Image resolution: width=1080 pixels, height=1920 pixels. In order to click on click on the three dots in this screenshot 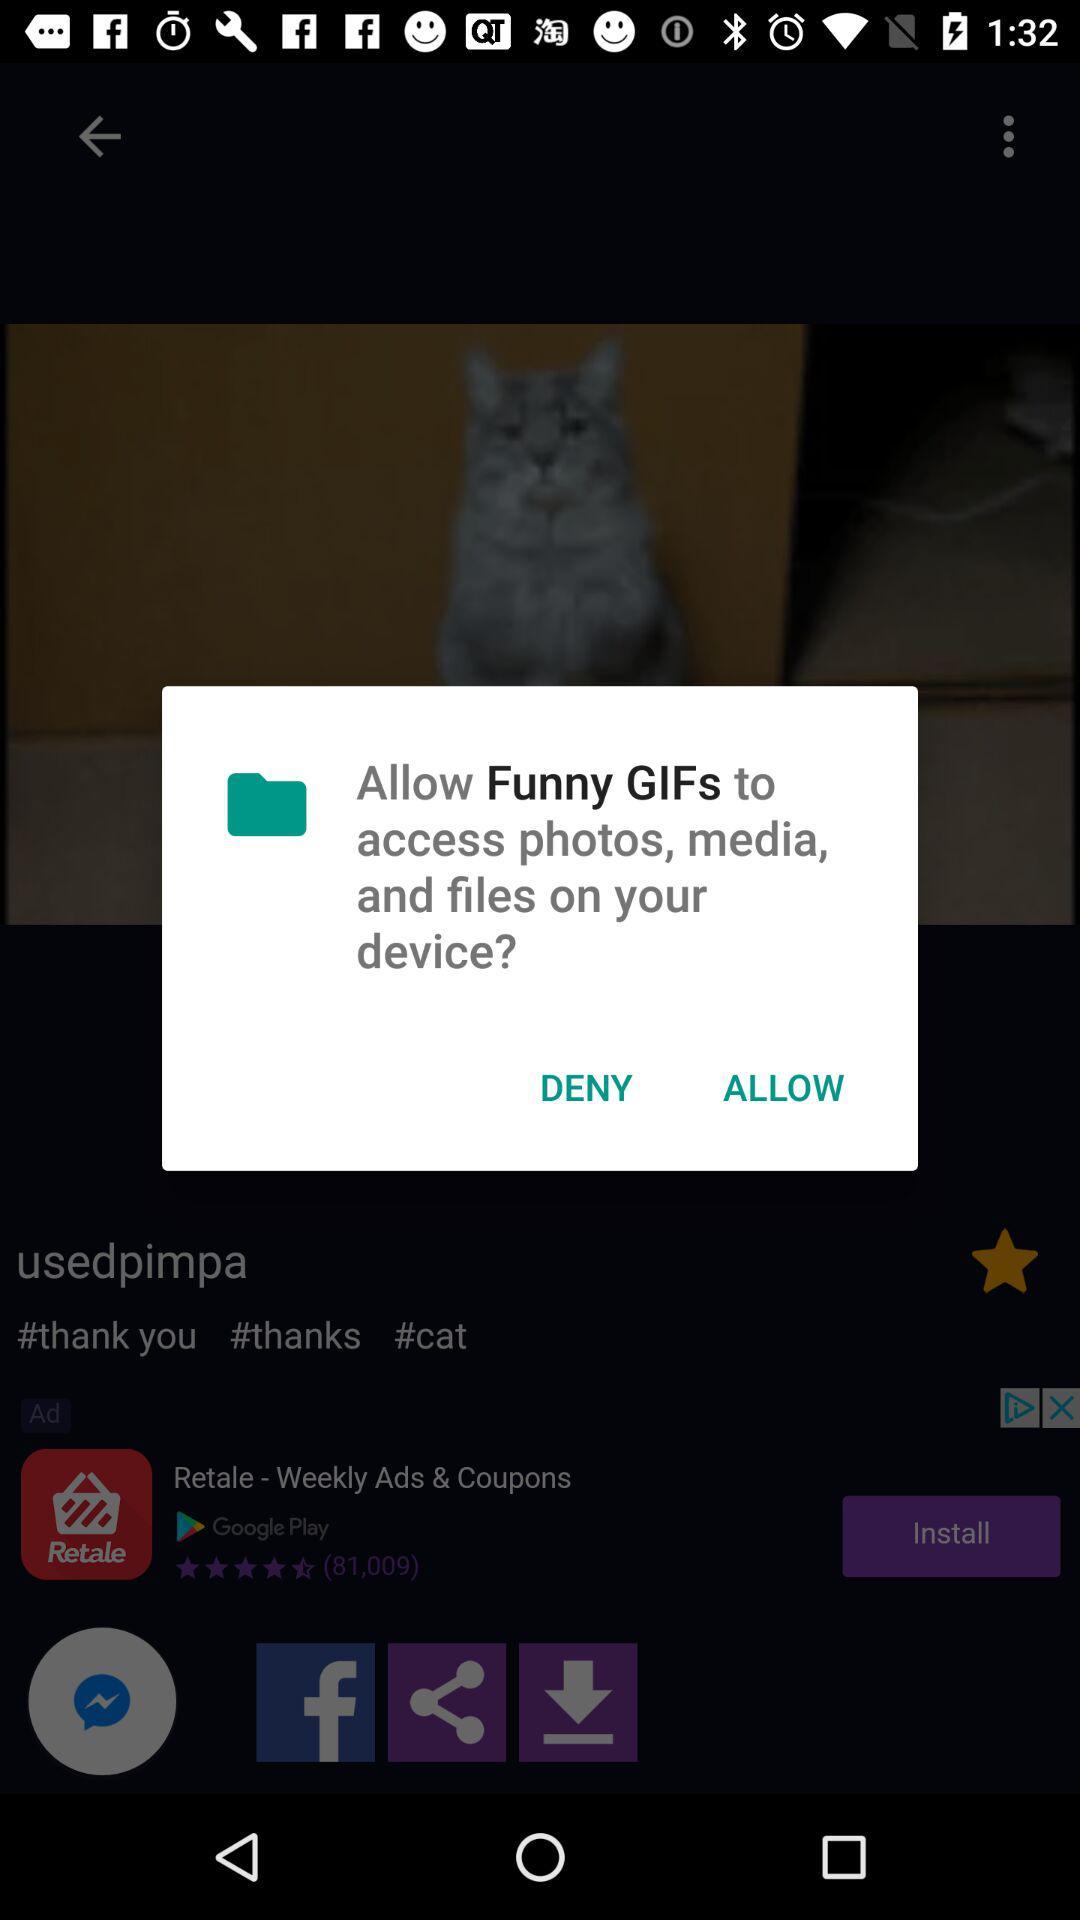, I will do `click(1008, 135)`.